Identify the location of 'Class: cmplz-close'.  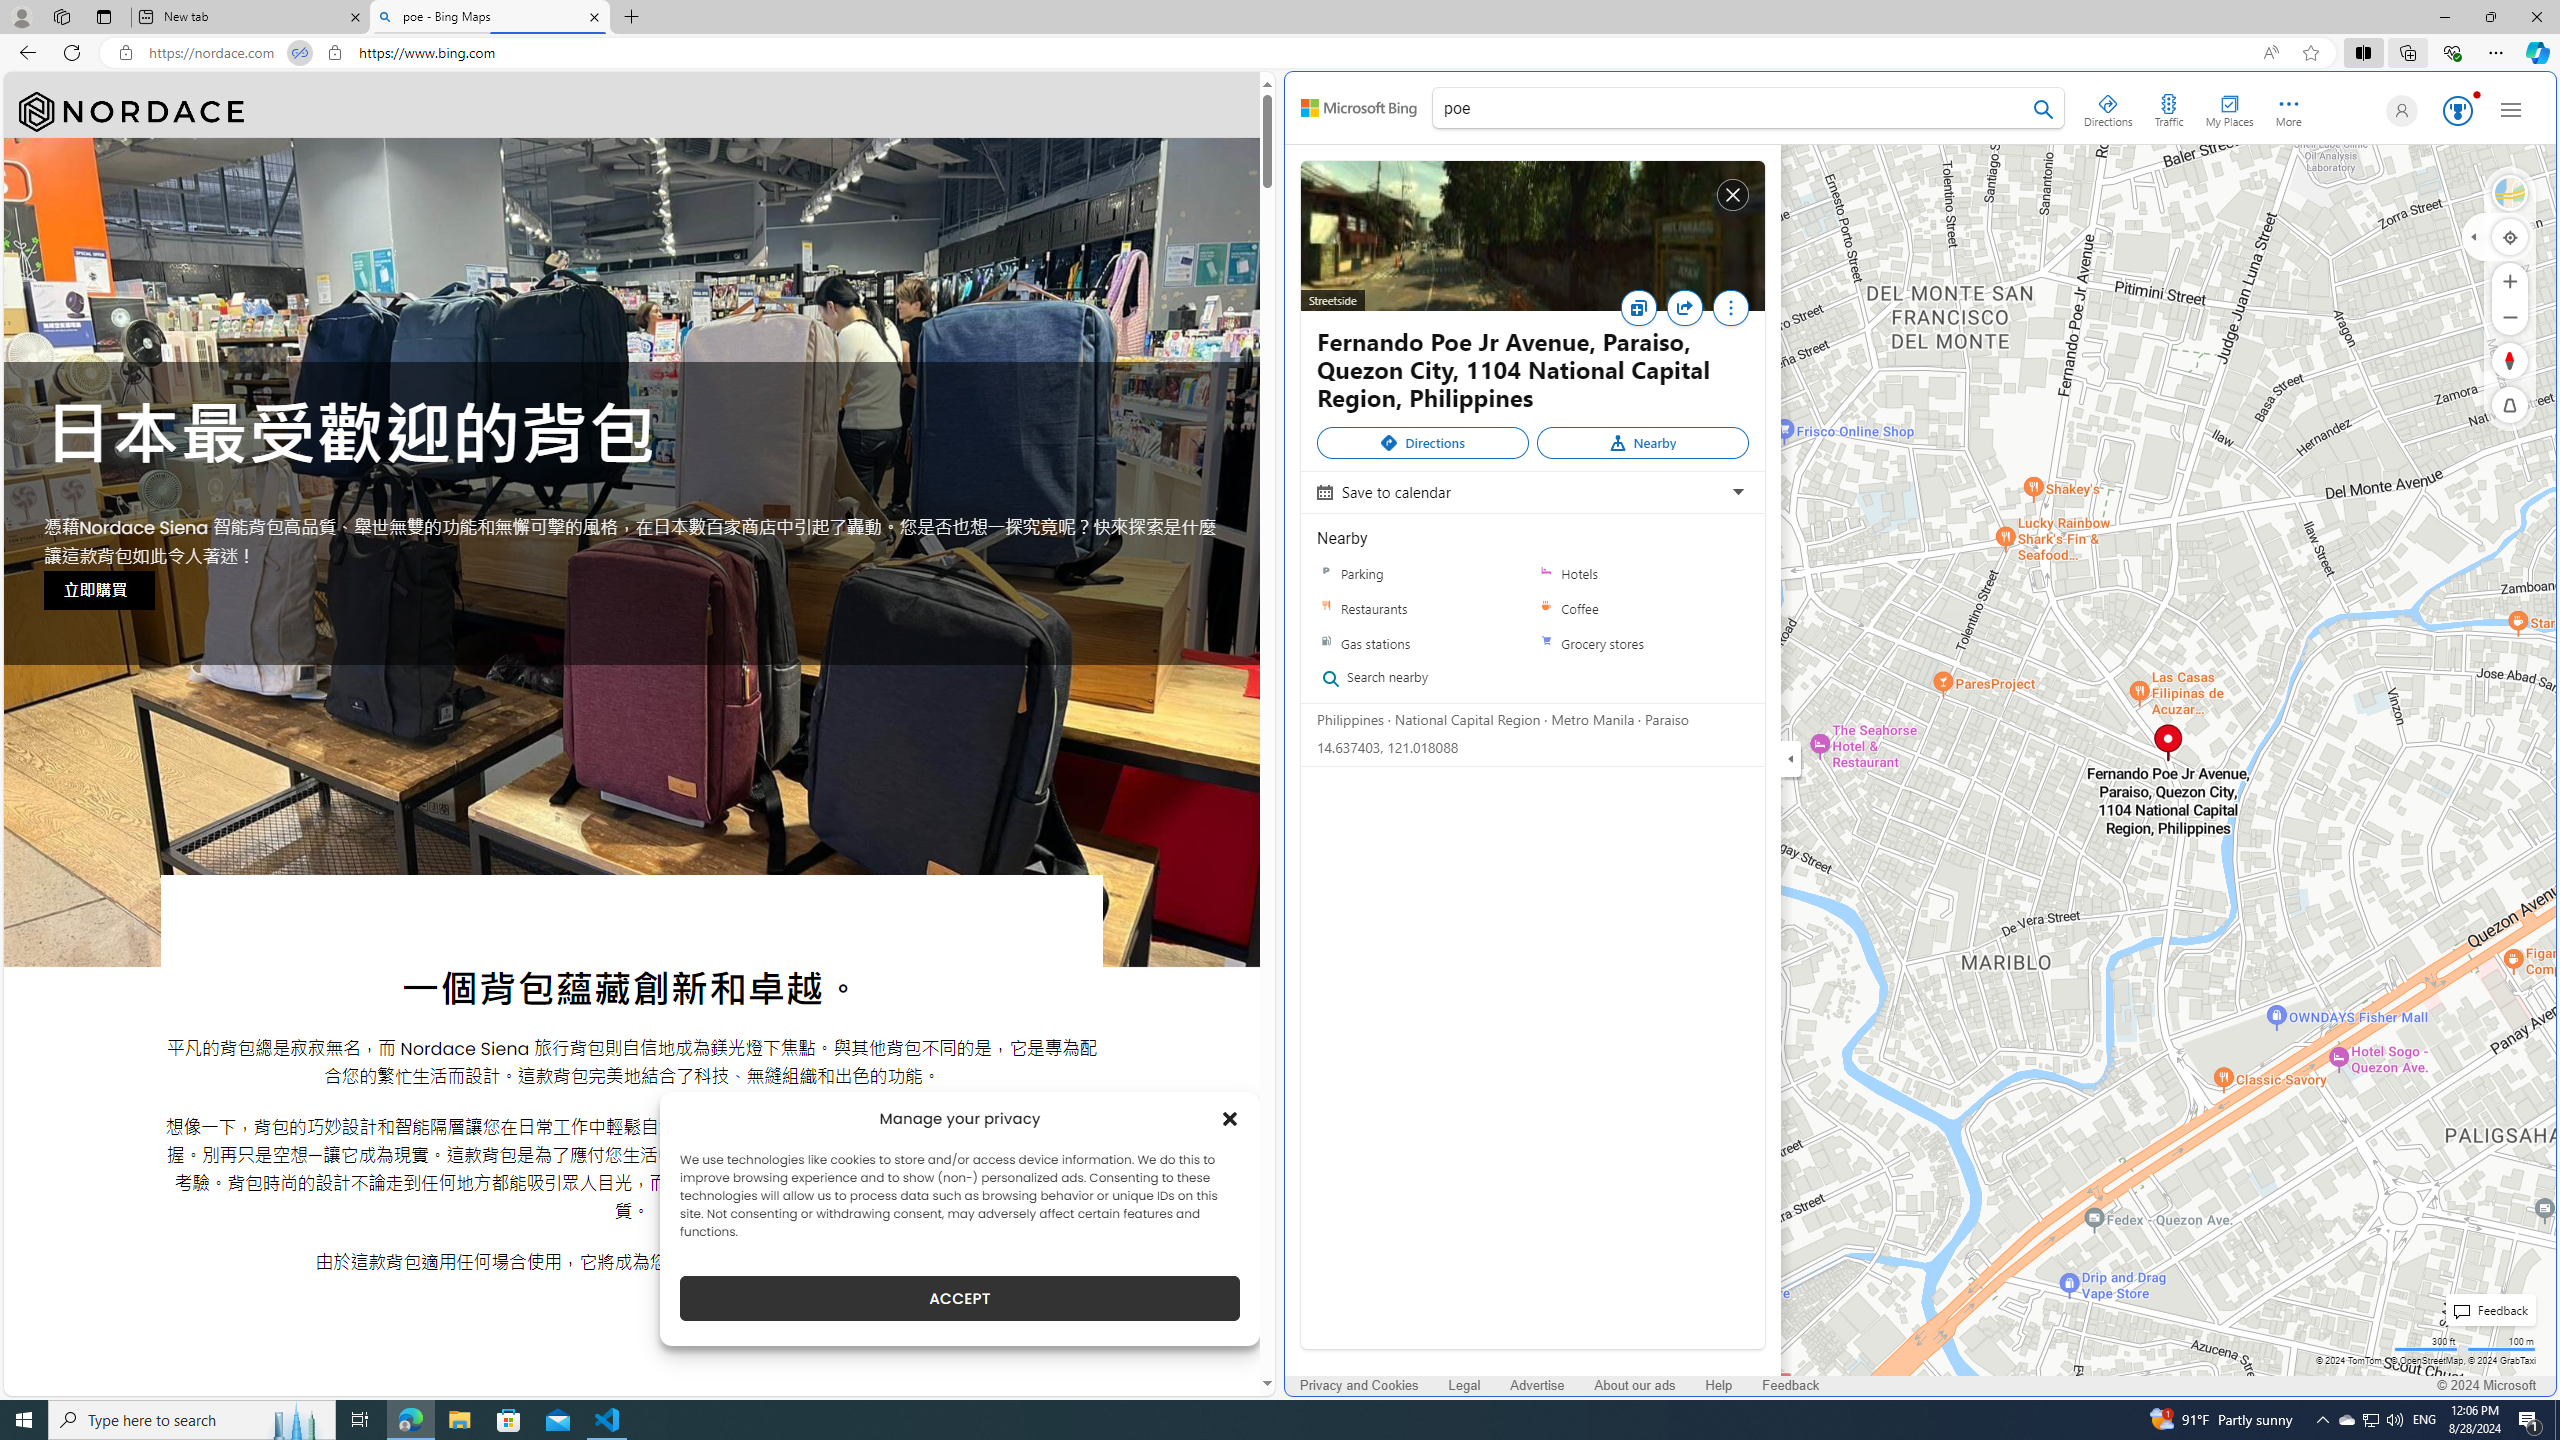
(1230, 1118).